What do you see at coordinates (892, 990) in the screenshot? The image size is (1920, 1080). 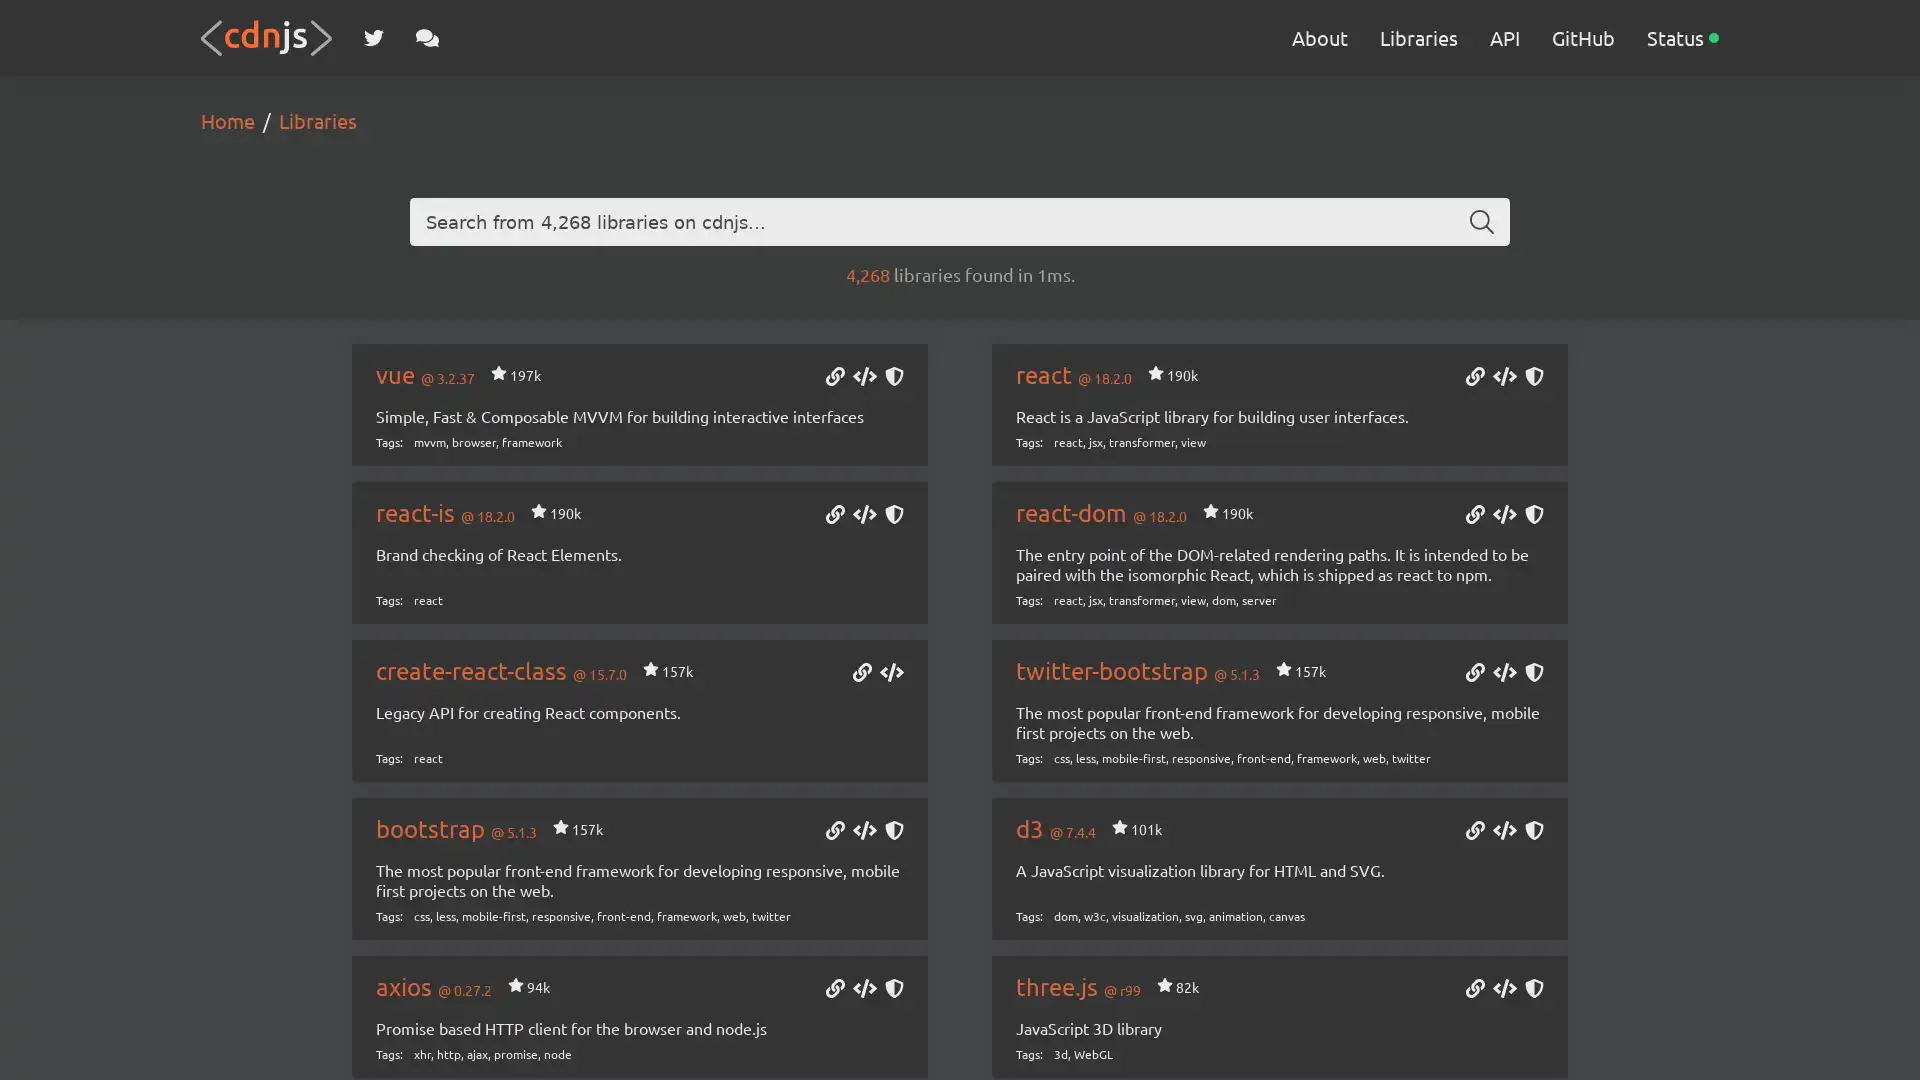 I see `Copy SRI Hash` at bounding box center [892, 990].